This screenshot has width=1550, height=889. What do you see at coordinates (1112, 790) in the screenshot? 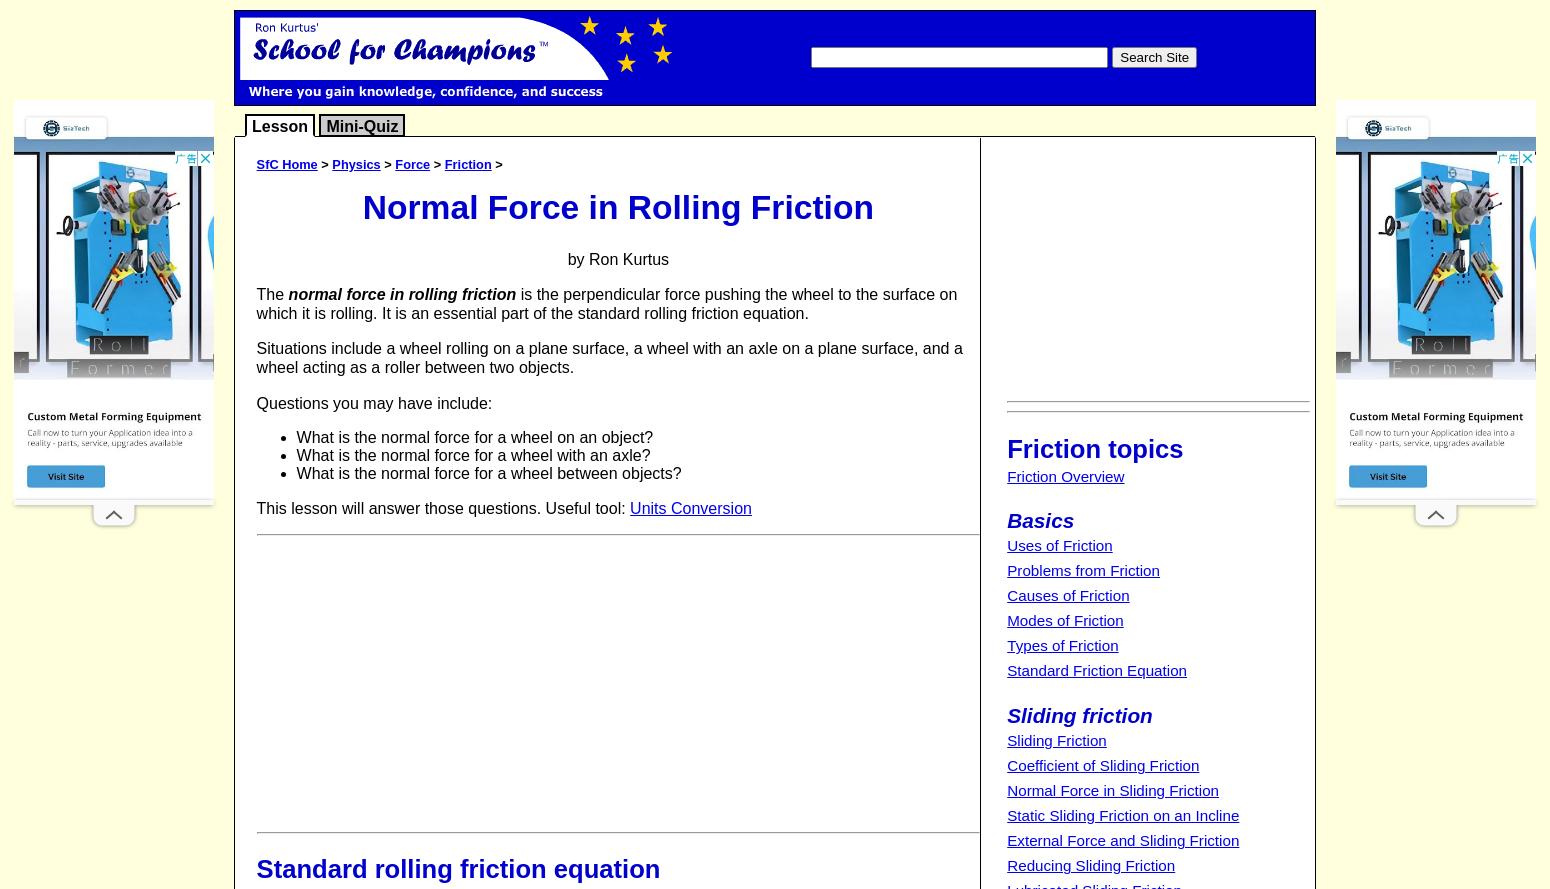
I see `'Normal Force in Sliding Friction'` at bounding box center [1112, 790].